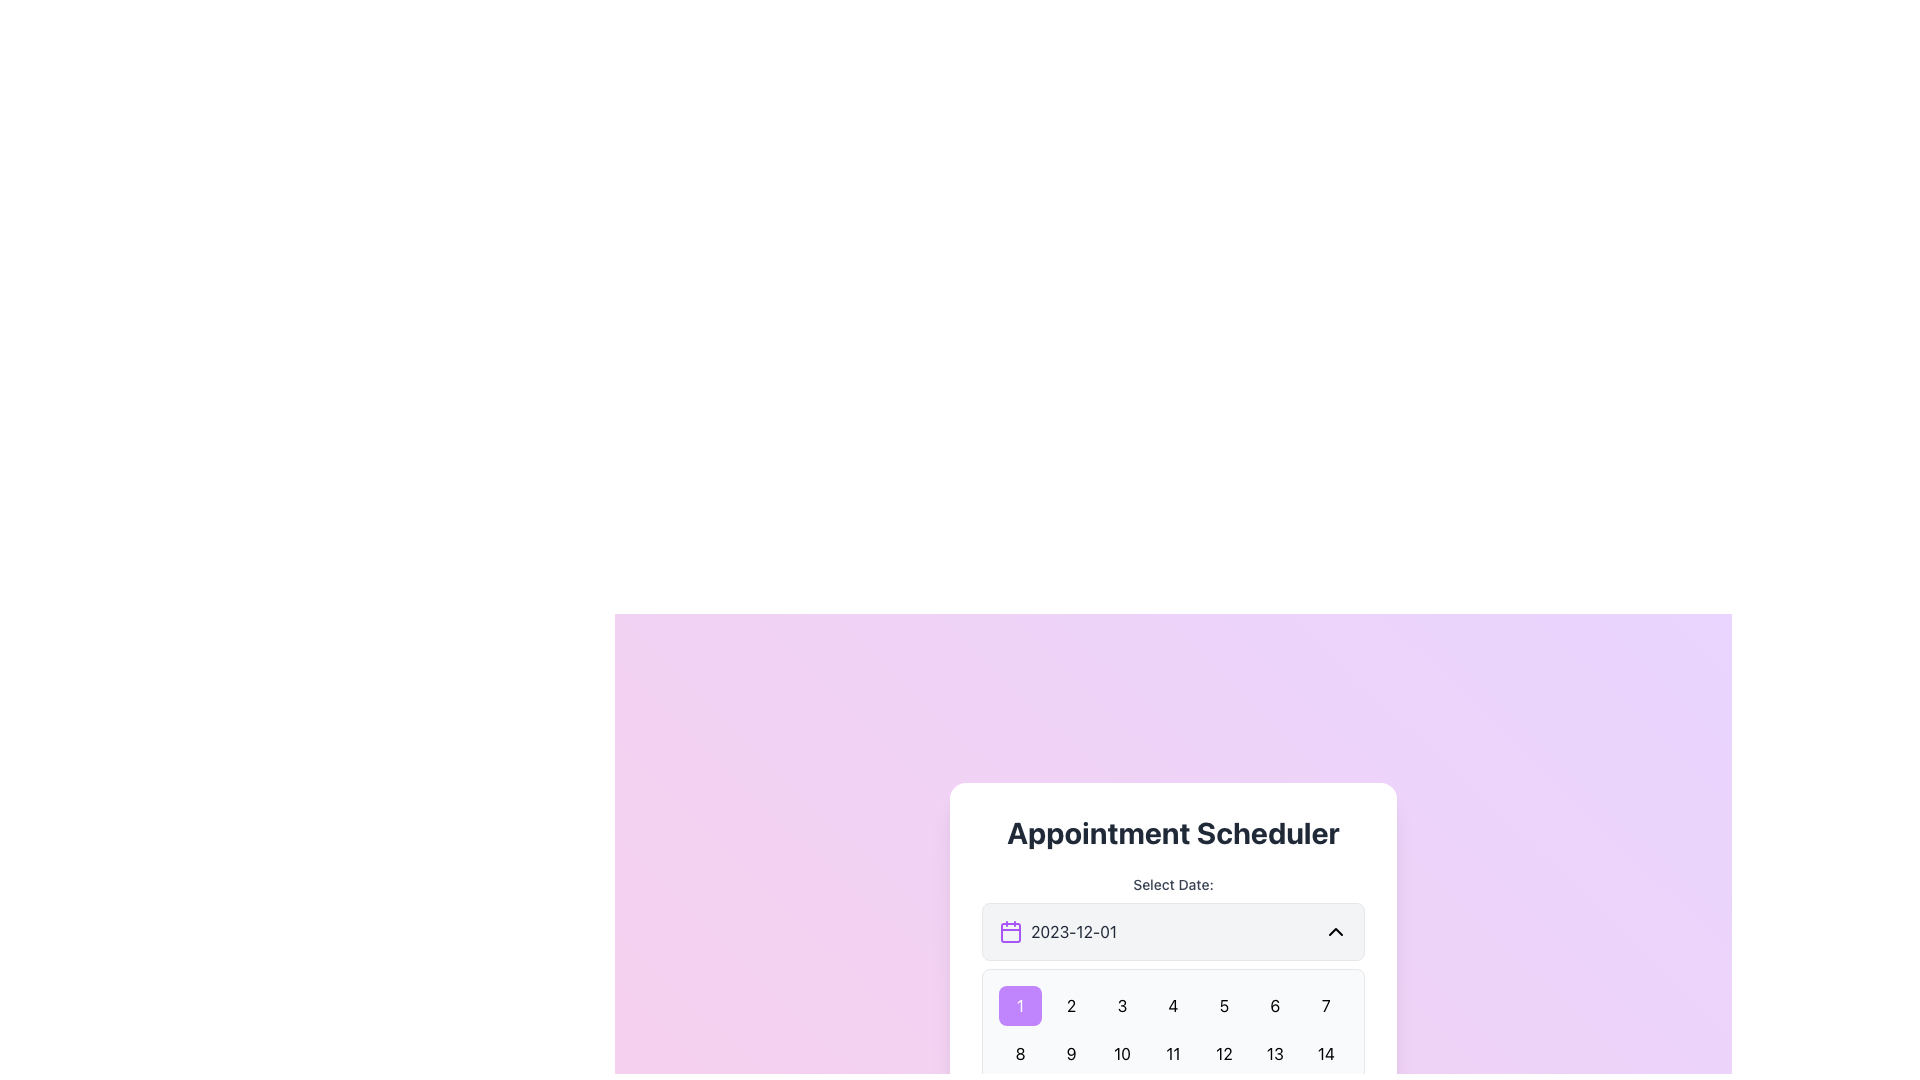 This screenshot has width=1920, height=1080. What do you see at coordinates (1122, 1053) in the screenshot?
I see `the button labeled '10' in the third column of the second row of the calendar interface` at bounding box center [1122, 1053].